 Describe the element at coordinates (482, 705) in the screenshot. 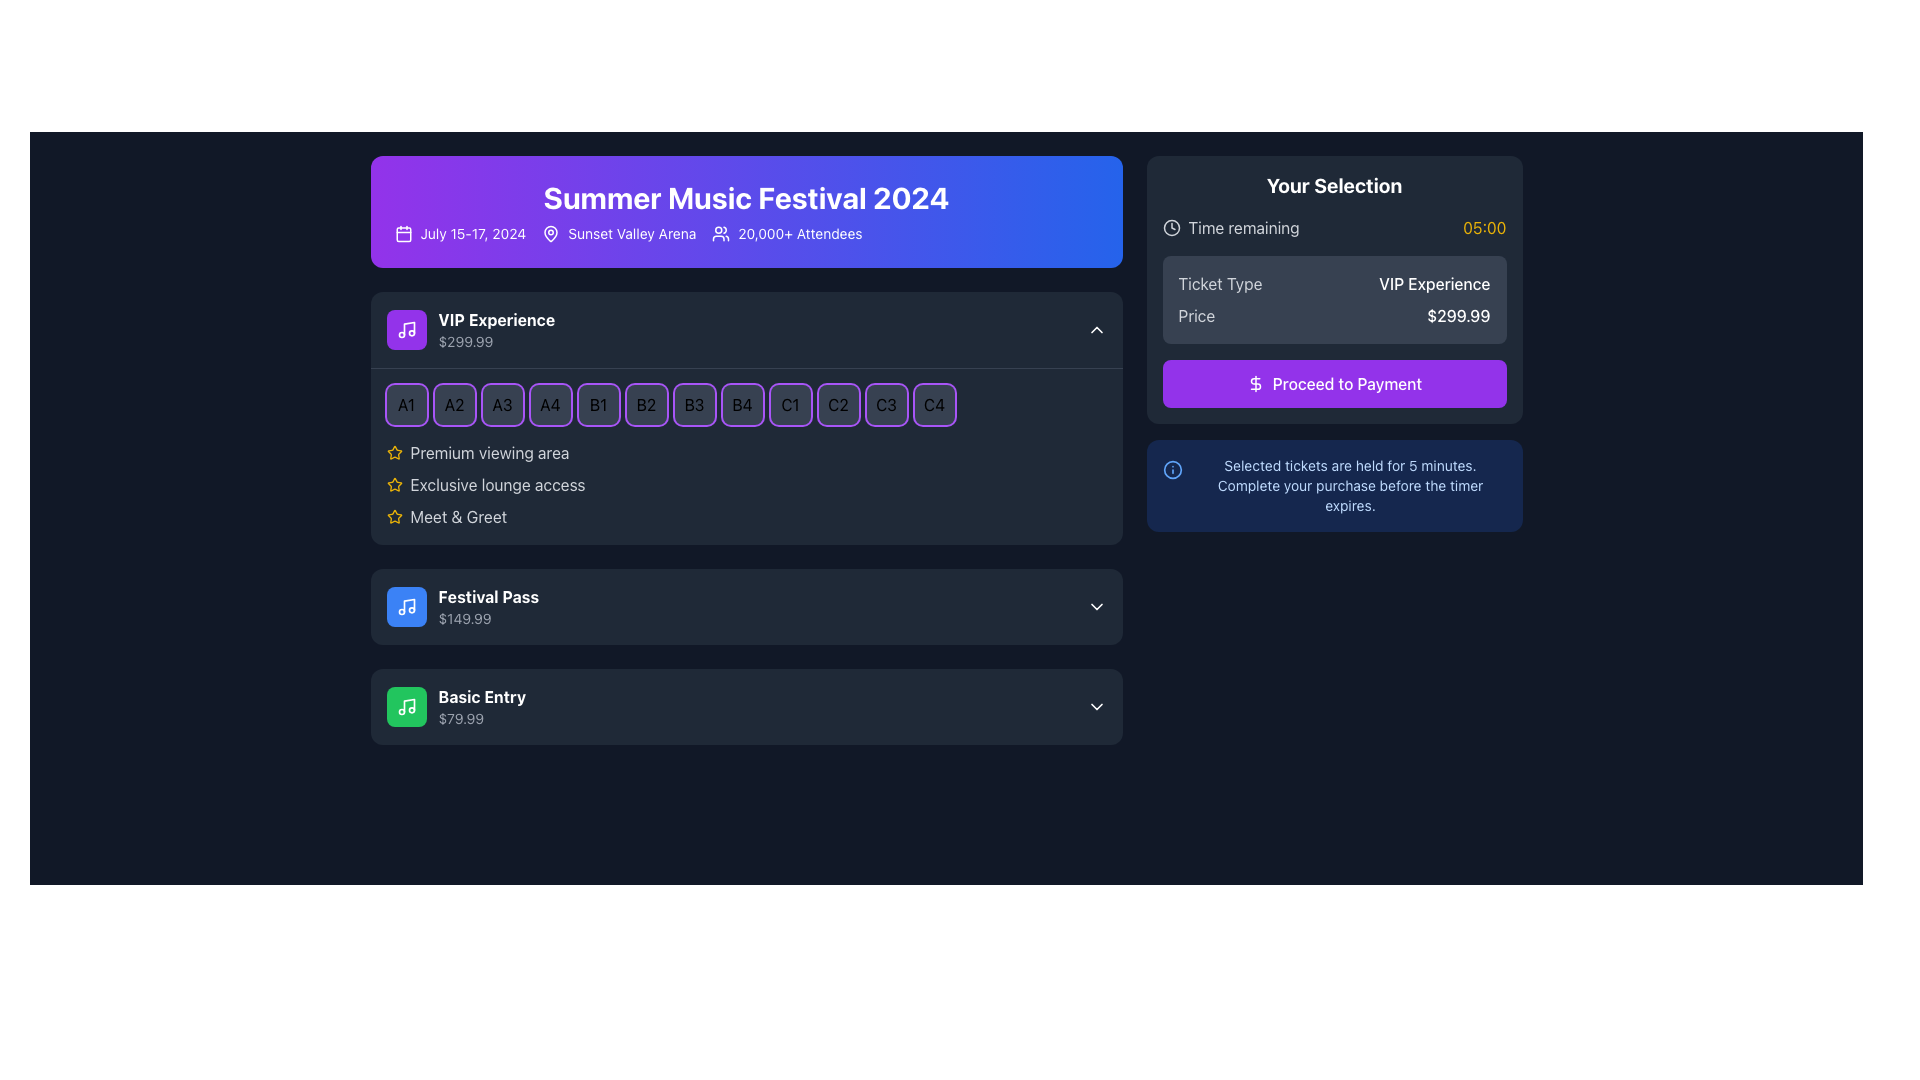

I see `information displayed in the textual label which includes 'Basic Entry' in bold font and the price '$79.99', located in the green-highlighted ticket option at the bottom of the ticket options column` at that location.